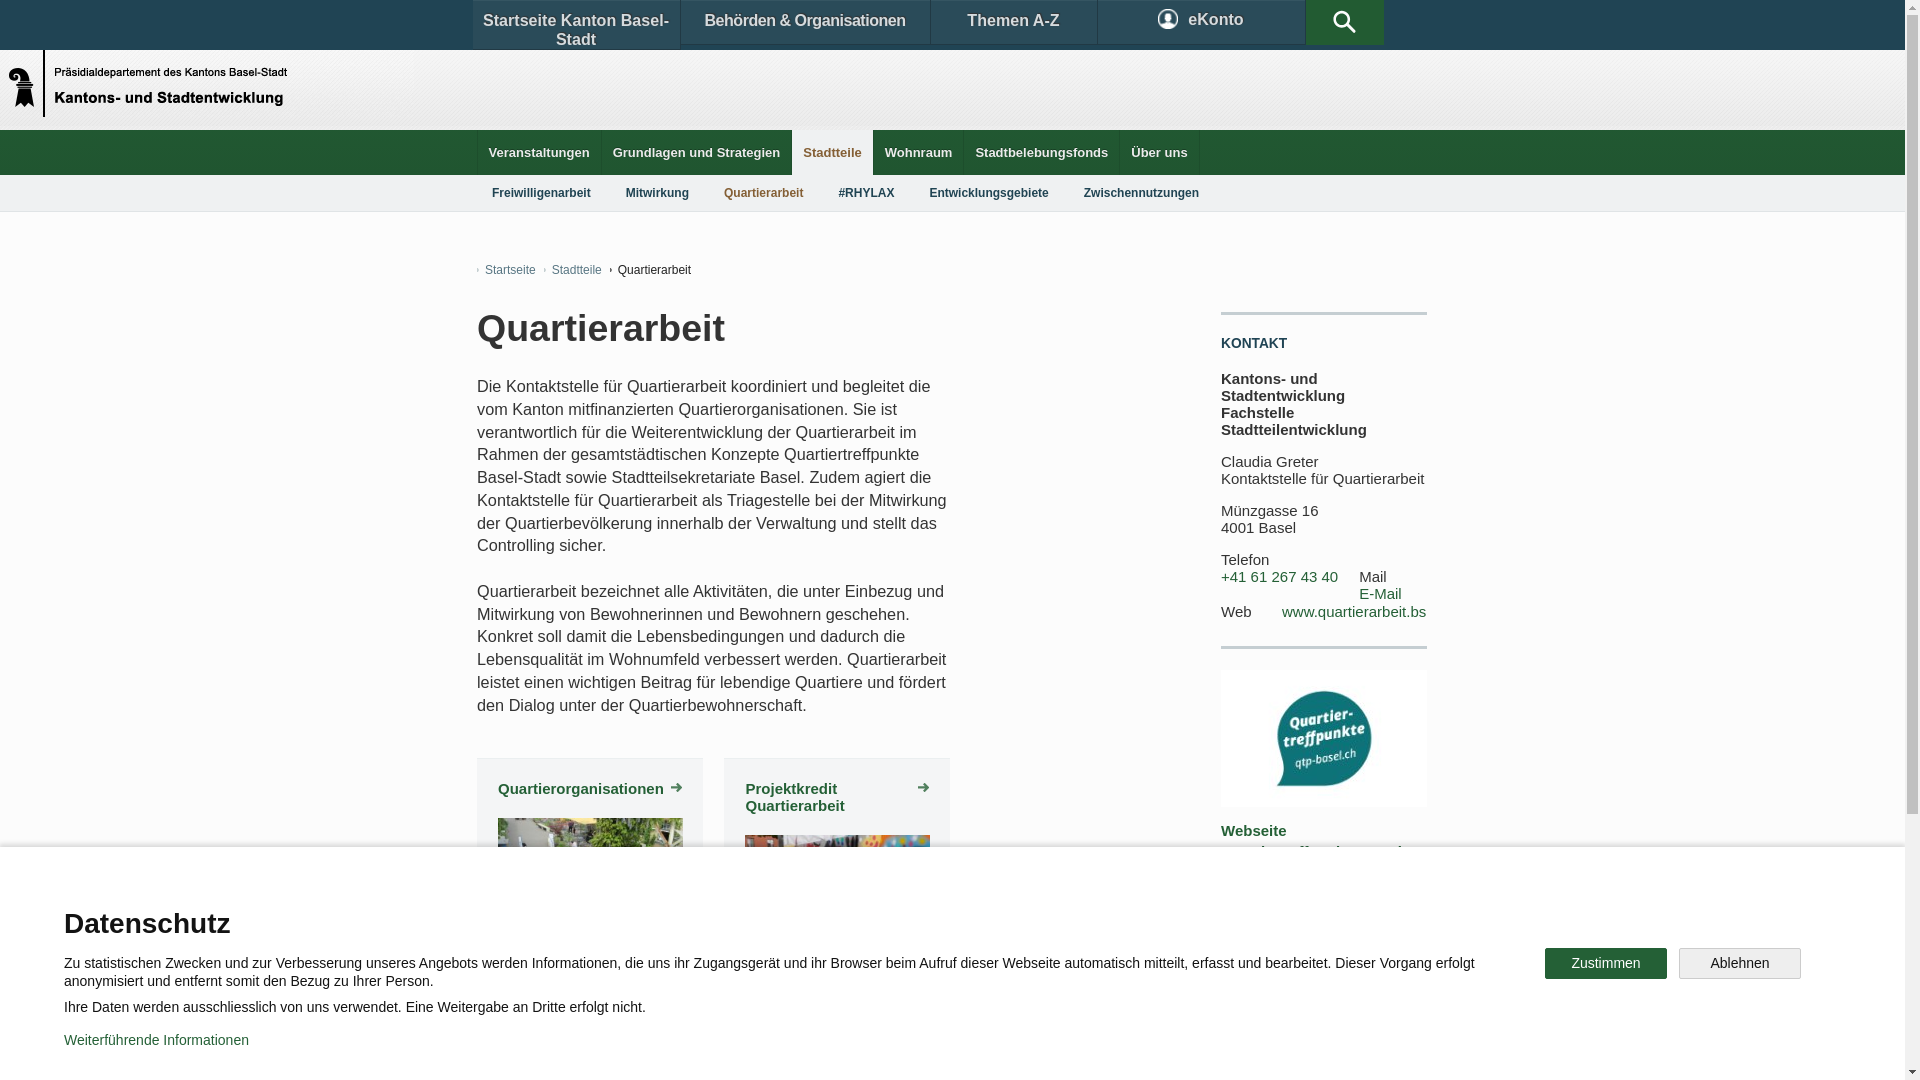 The width and height of the screenshot is (1920, 1080). I want to click on '+41 61 267 43 40', so click(1278, 577).